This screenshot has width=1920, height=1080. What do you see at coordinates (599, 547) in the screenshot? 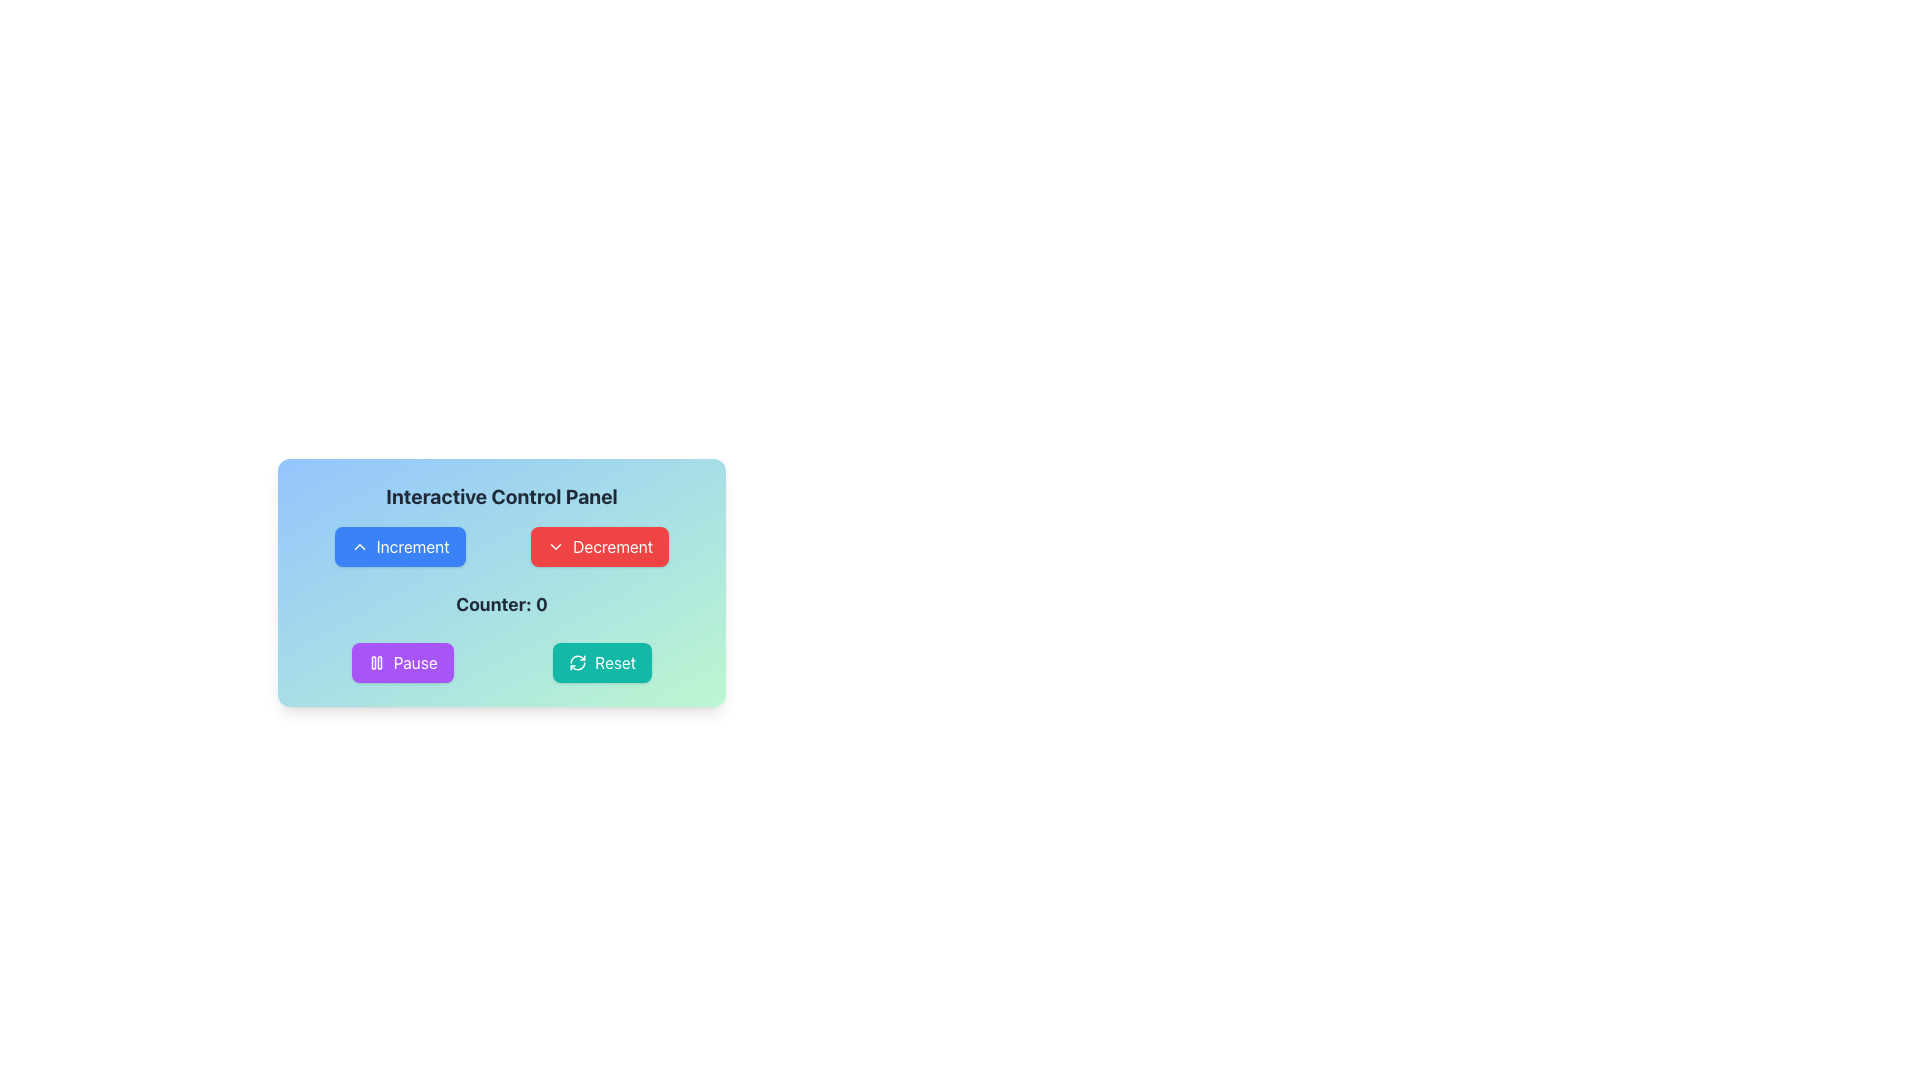
I see `the second button in a horizontal arrangement that decreases the counter value in the control panel, located to the right of the blue 'Increment' button` at bounding box center [599, 547].